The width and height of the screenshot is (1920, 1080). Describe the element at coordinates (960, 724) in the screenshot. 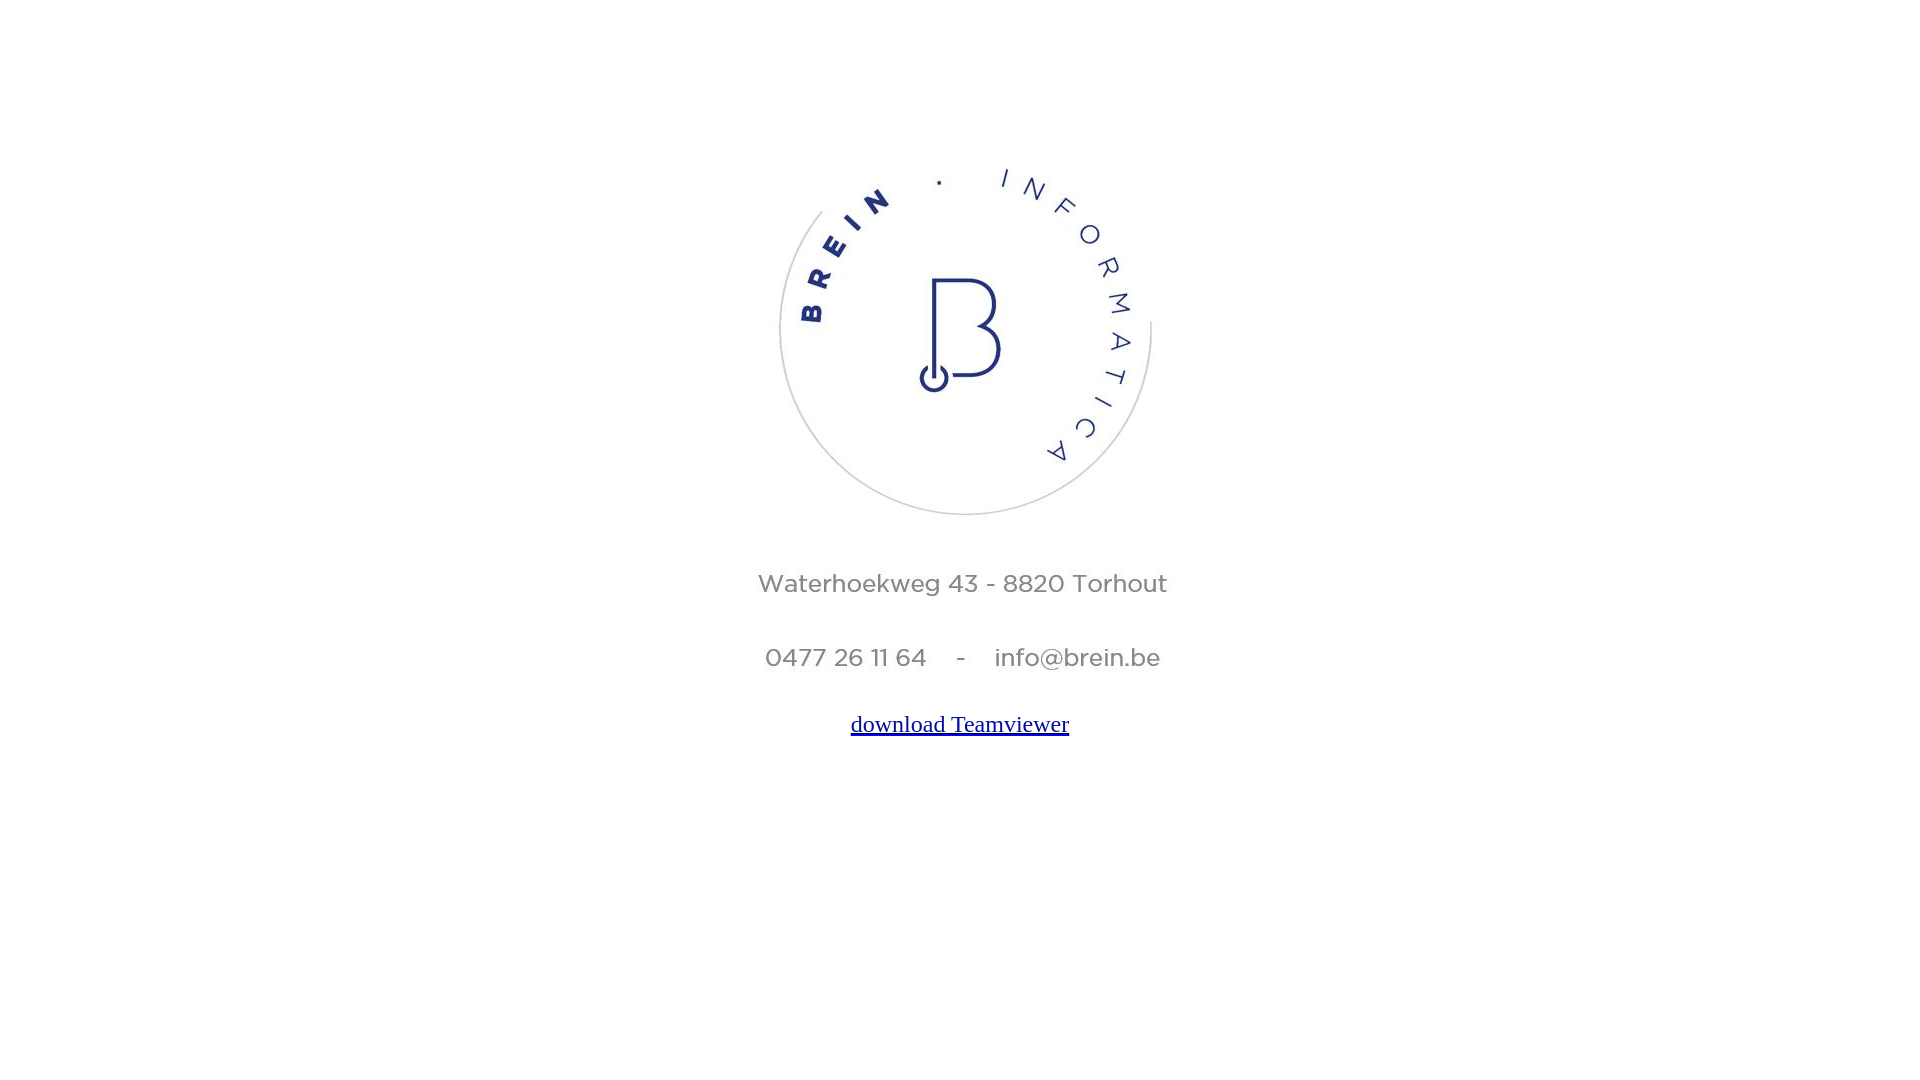

I see `'download Teamviewer'` at that location.